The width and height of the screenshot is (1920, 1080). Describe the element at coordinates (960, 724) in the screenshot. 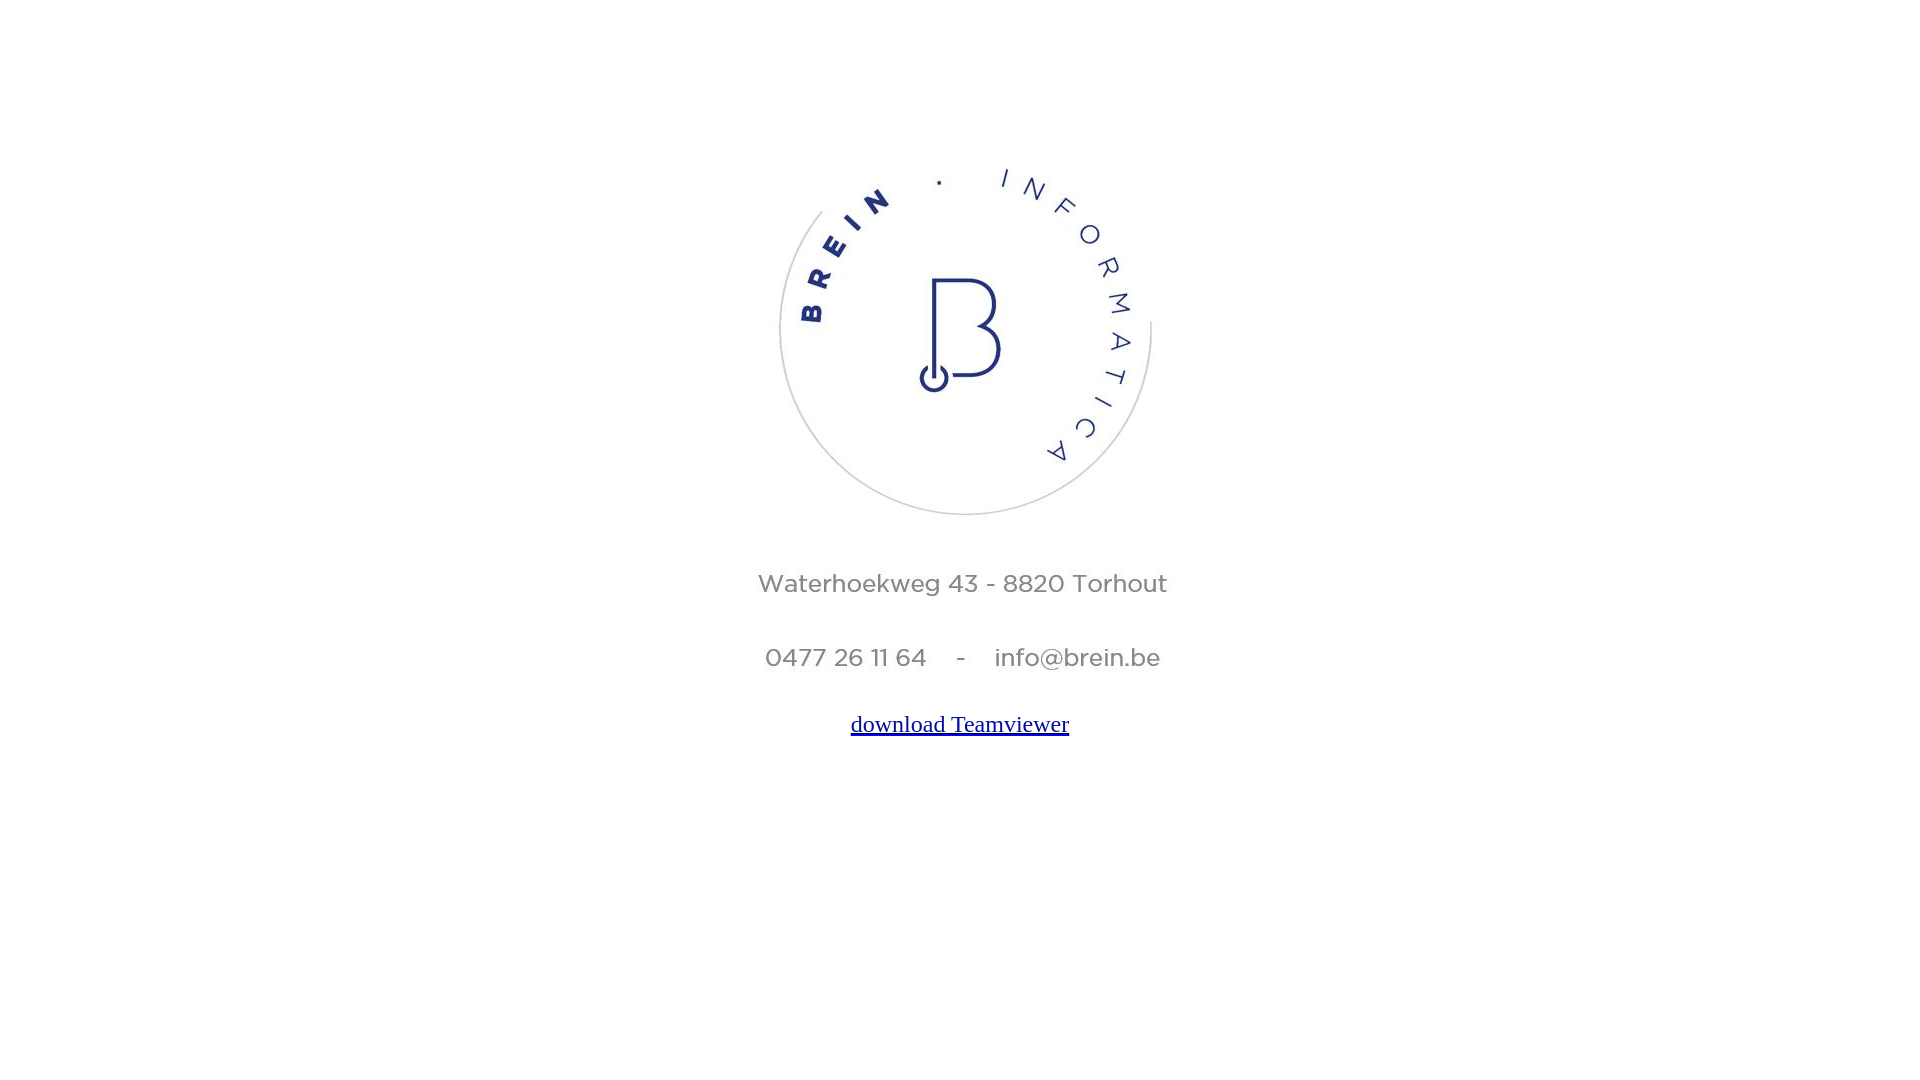

I see `'download Teamviewer'` at that location.